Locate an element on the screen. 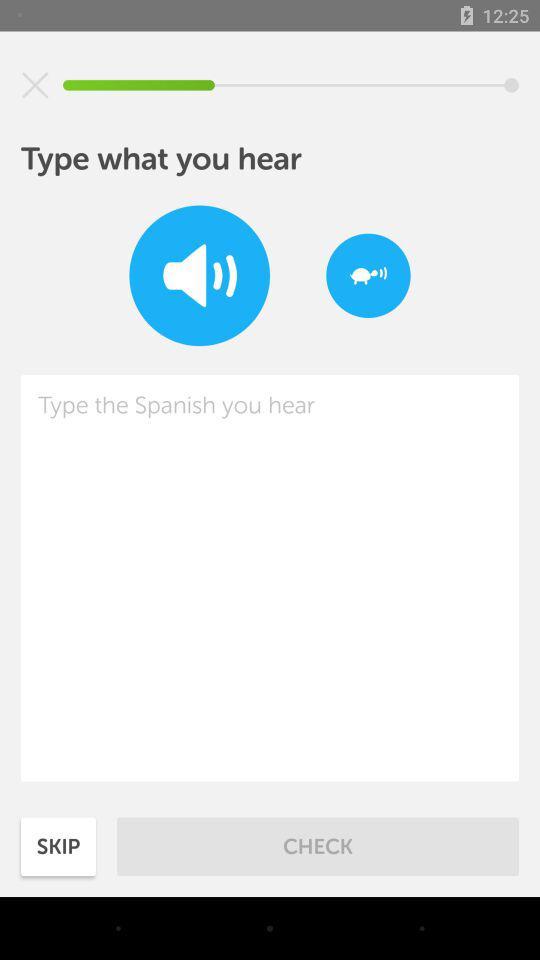 The width and height of the screenshot is (540, 960). the icon at the top left corner is located at coordinates (35, 85).